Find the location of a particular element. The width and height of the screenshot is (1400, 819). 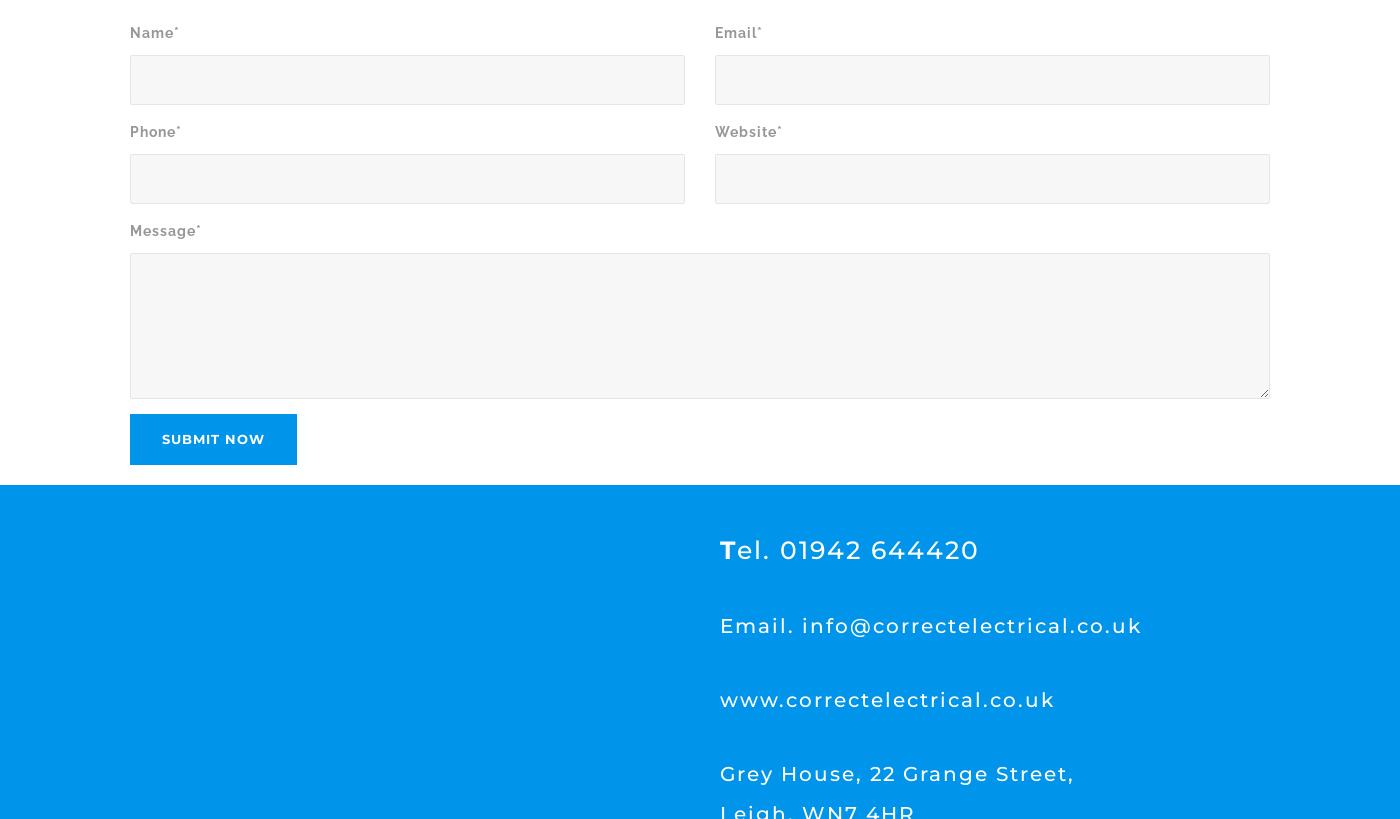

'Email*' is located at coordinates (738, 32).